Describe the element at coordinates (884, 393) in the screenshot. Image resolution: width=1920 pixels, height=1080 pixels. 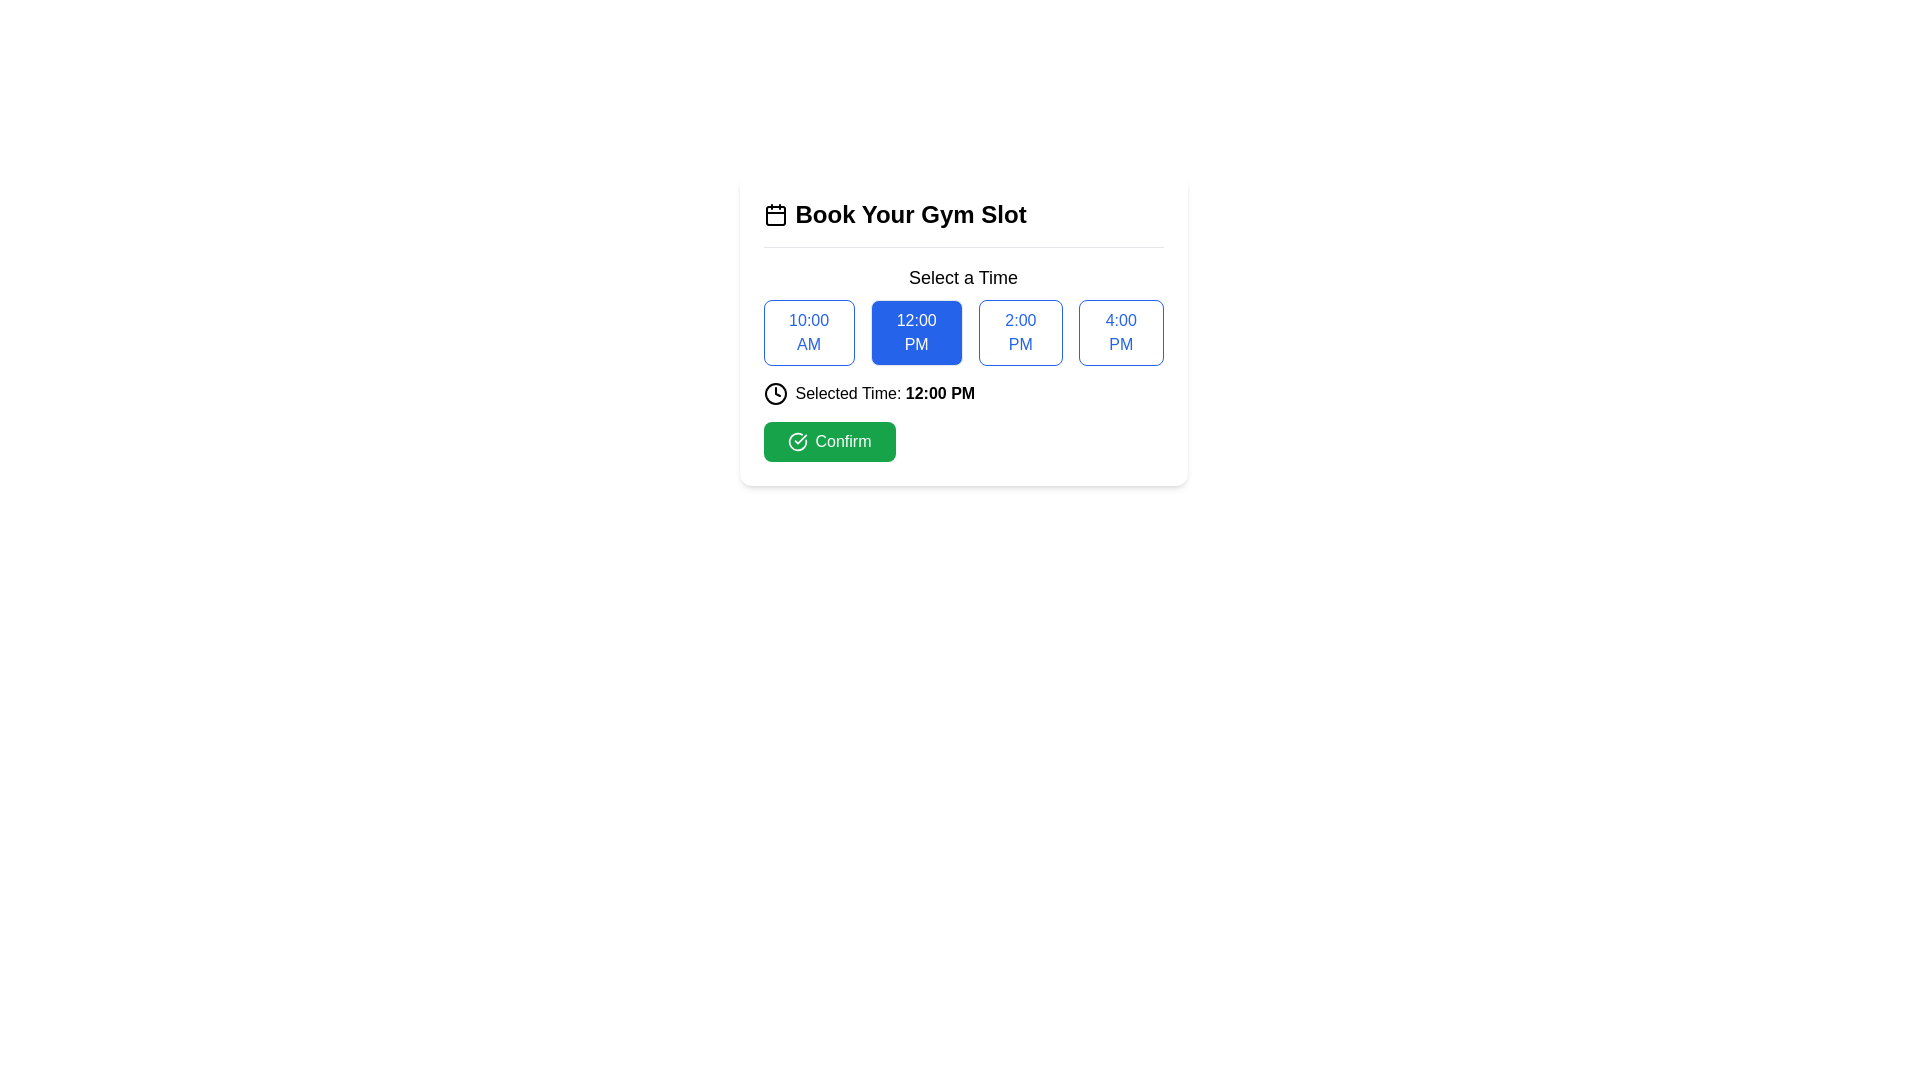
I see `text label that displays the currently selected time, positioned centrally below the time selection buttons and to the right of the clock icon` at that location.